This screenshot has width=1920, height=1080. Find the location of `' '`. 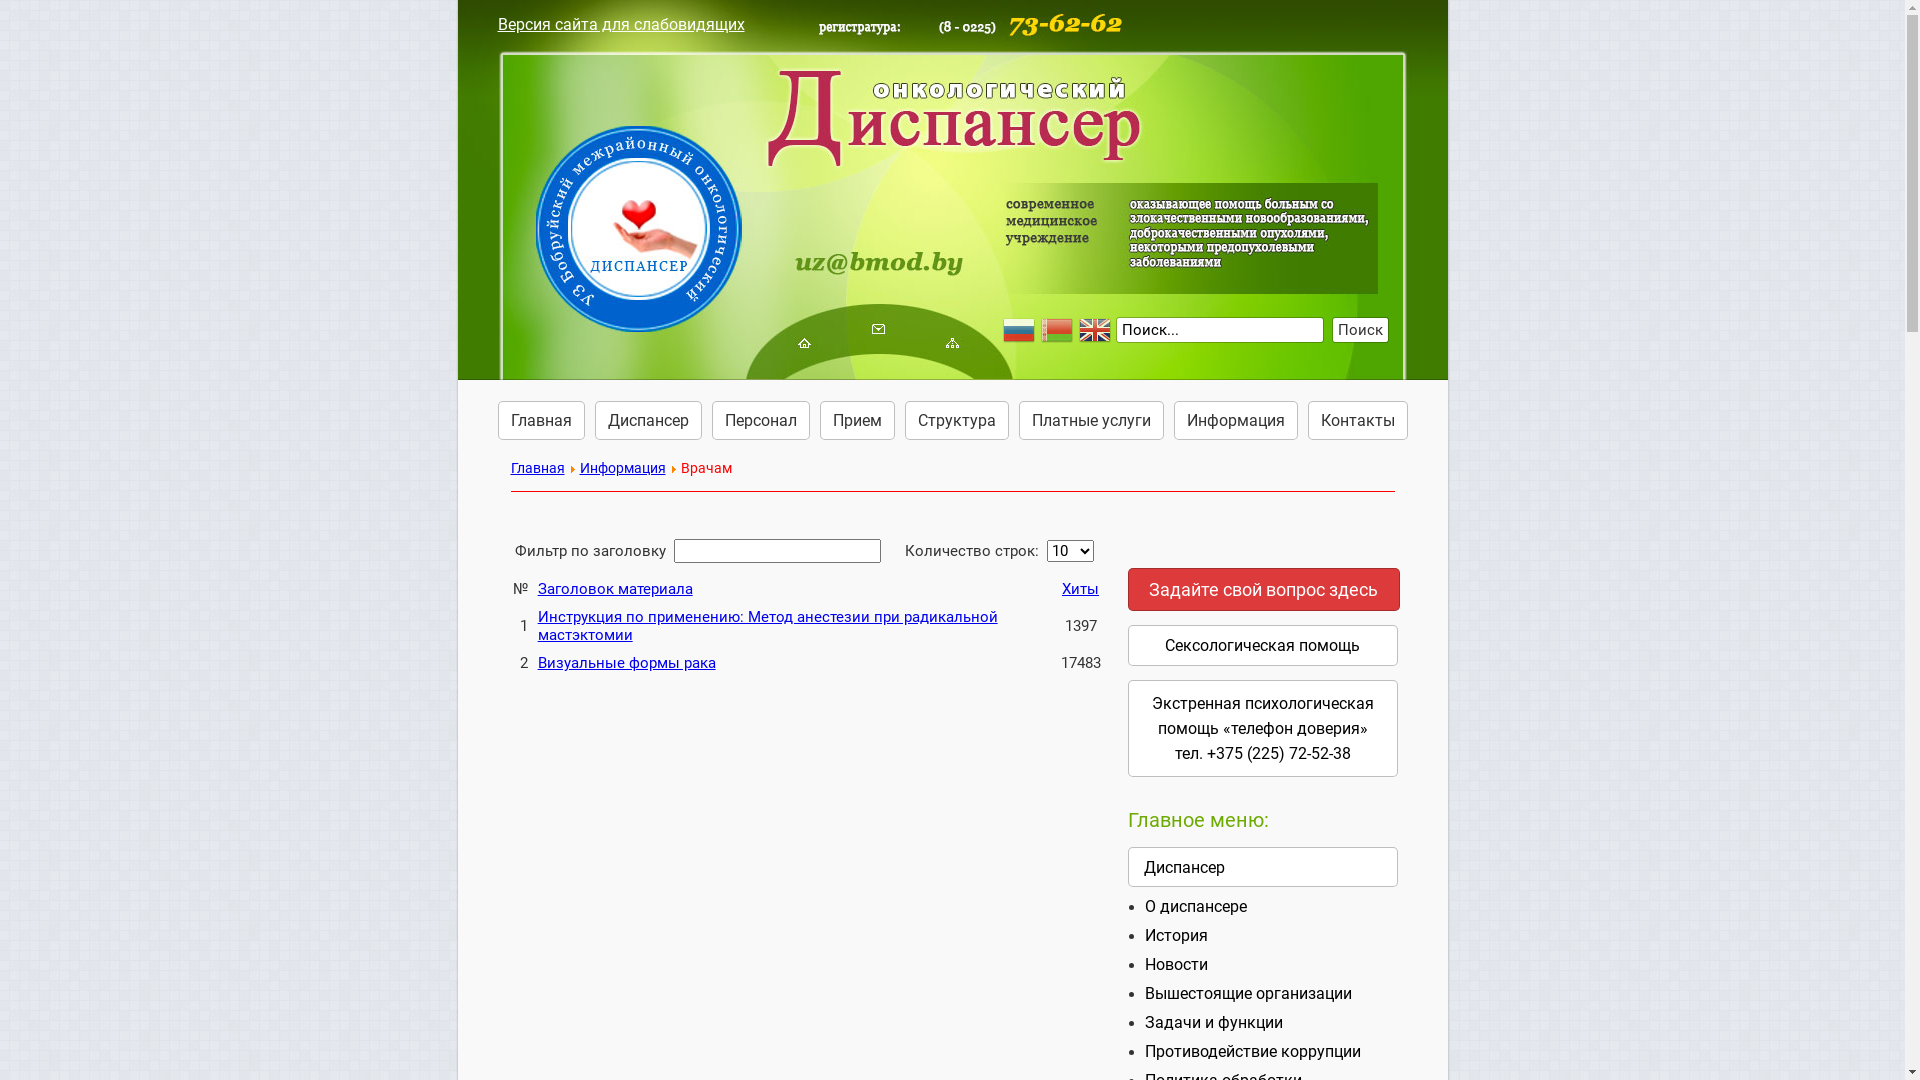

' ' is located at coordinates (802, 341).